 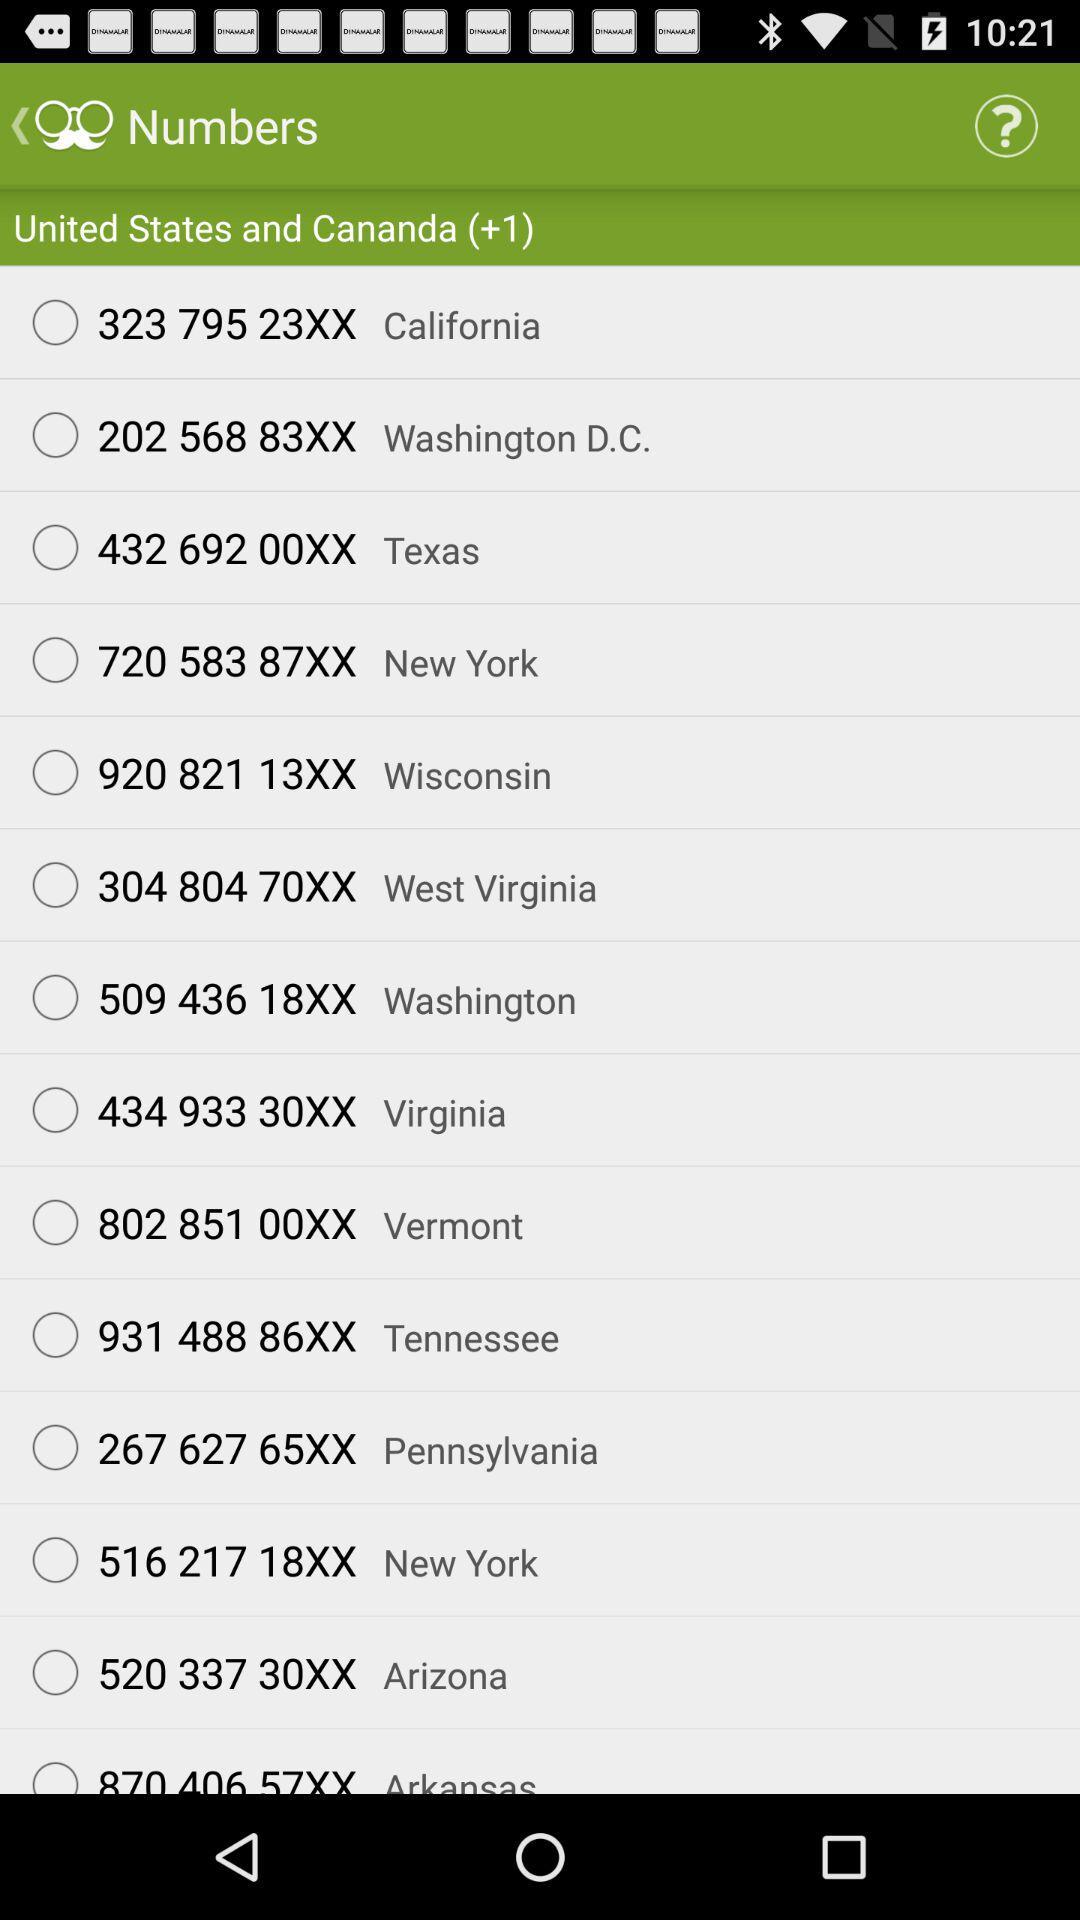 I want to click on item to the left of the washington d.c. icon, so click(x=185, y=434).